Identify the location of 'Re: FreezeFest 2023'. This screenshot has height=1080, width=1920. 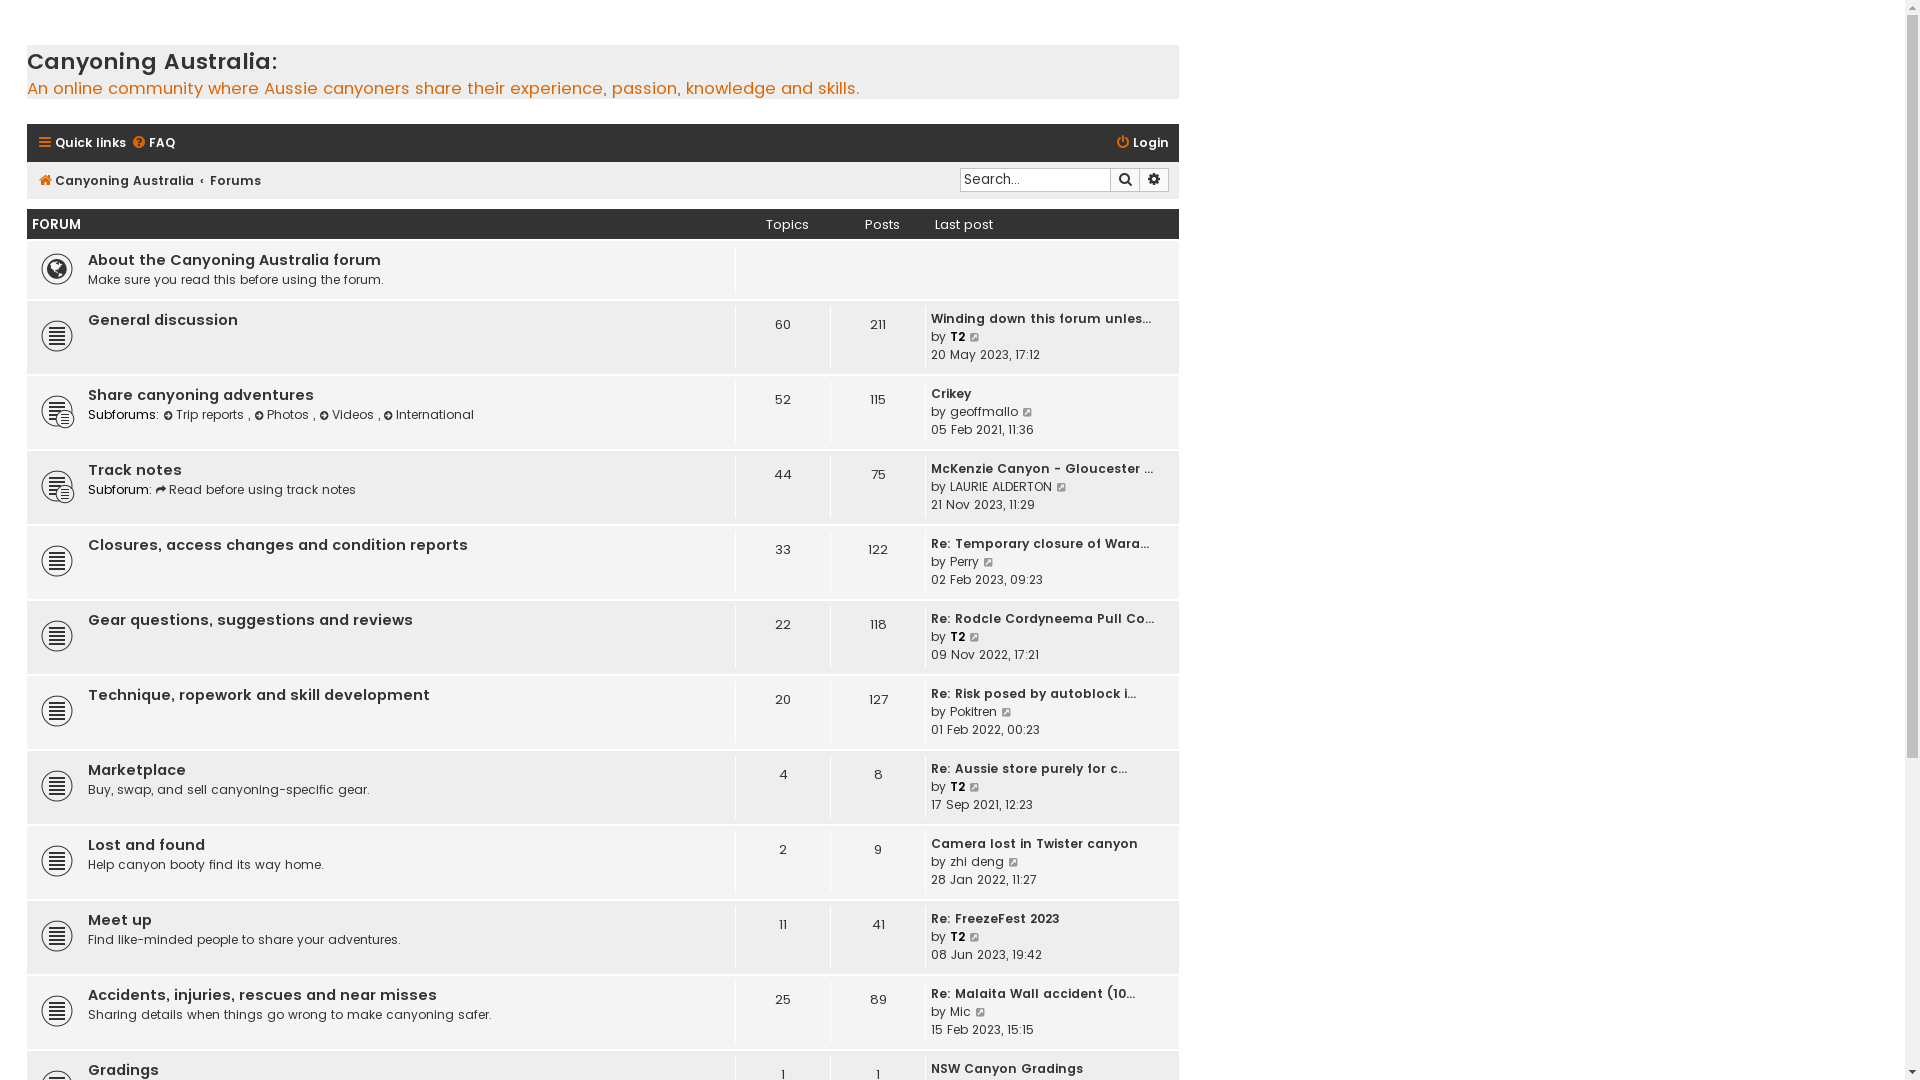
(930, 918).